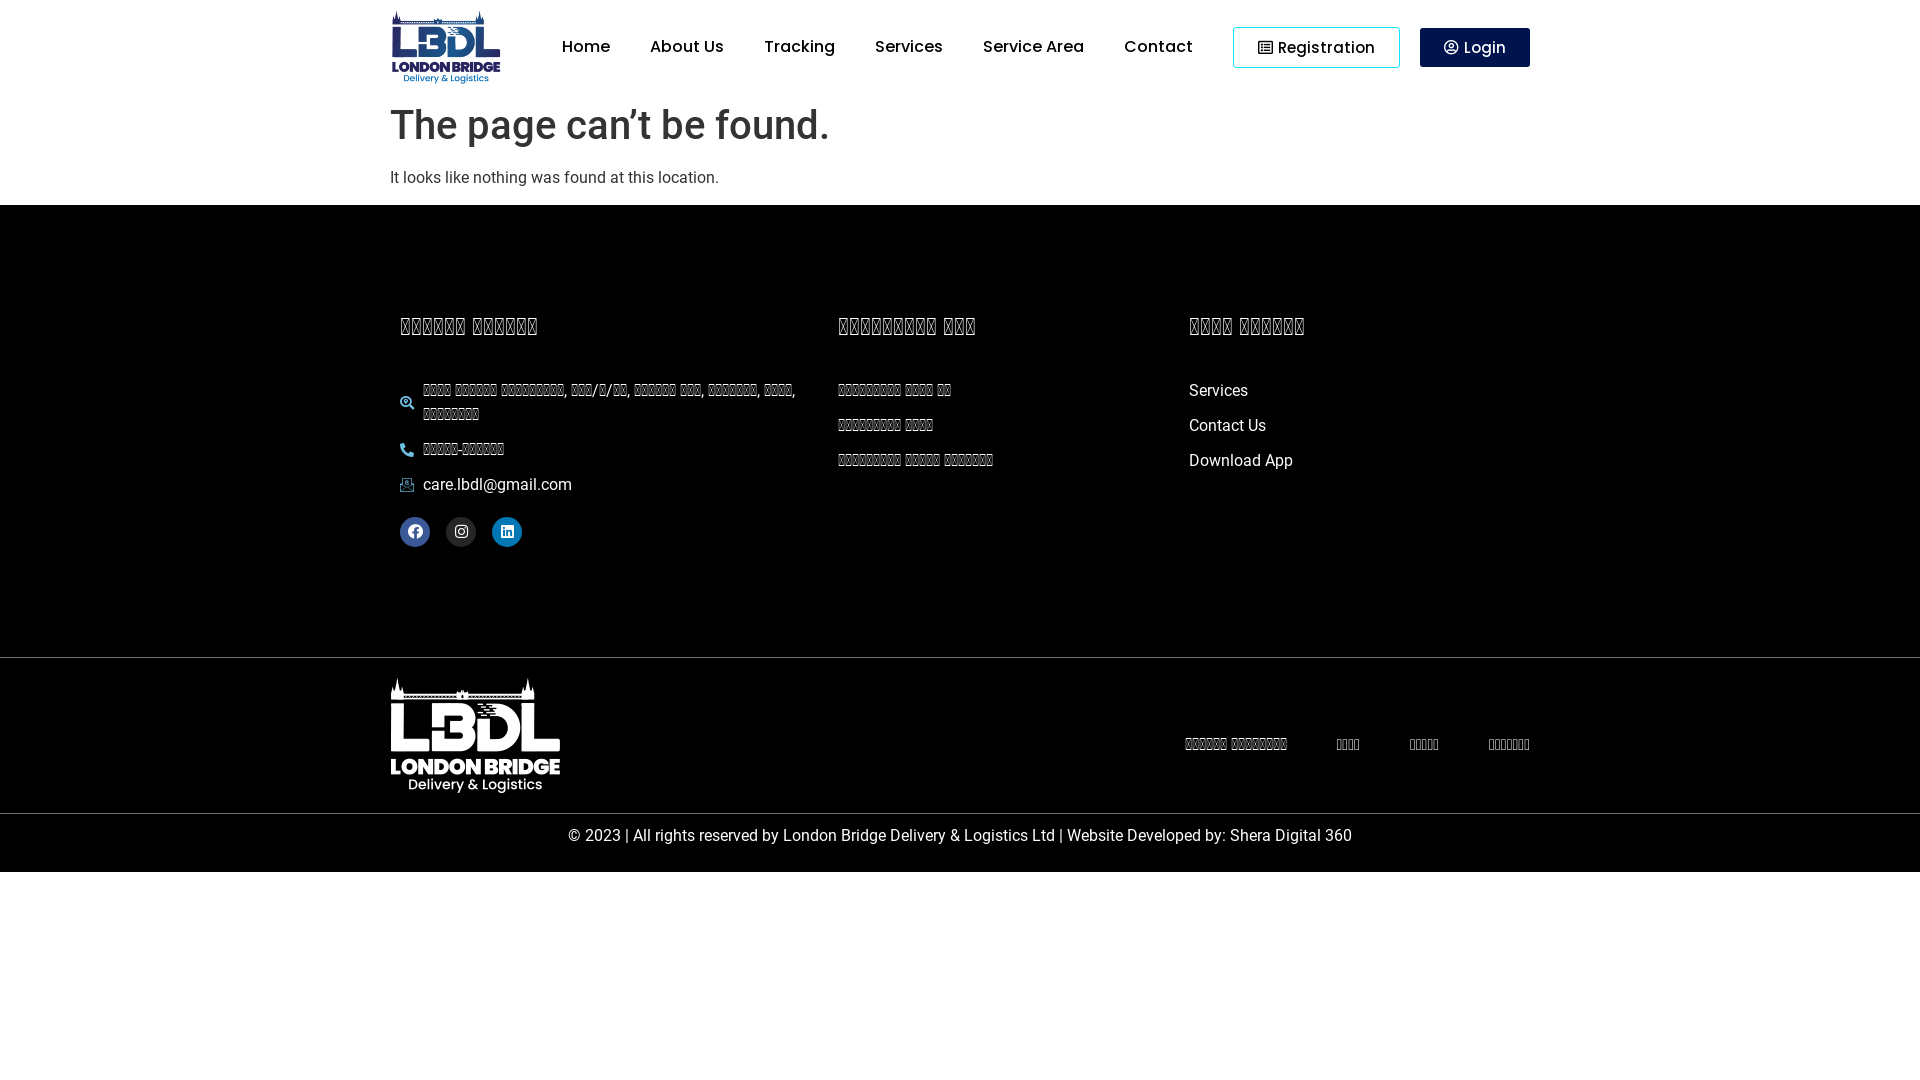 The image size is (1920, 1080). Describe the element at coordinates (1033, 45) in the screenshot. I see `'Service Area'` at that location.